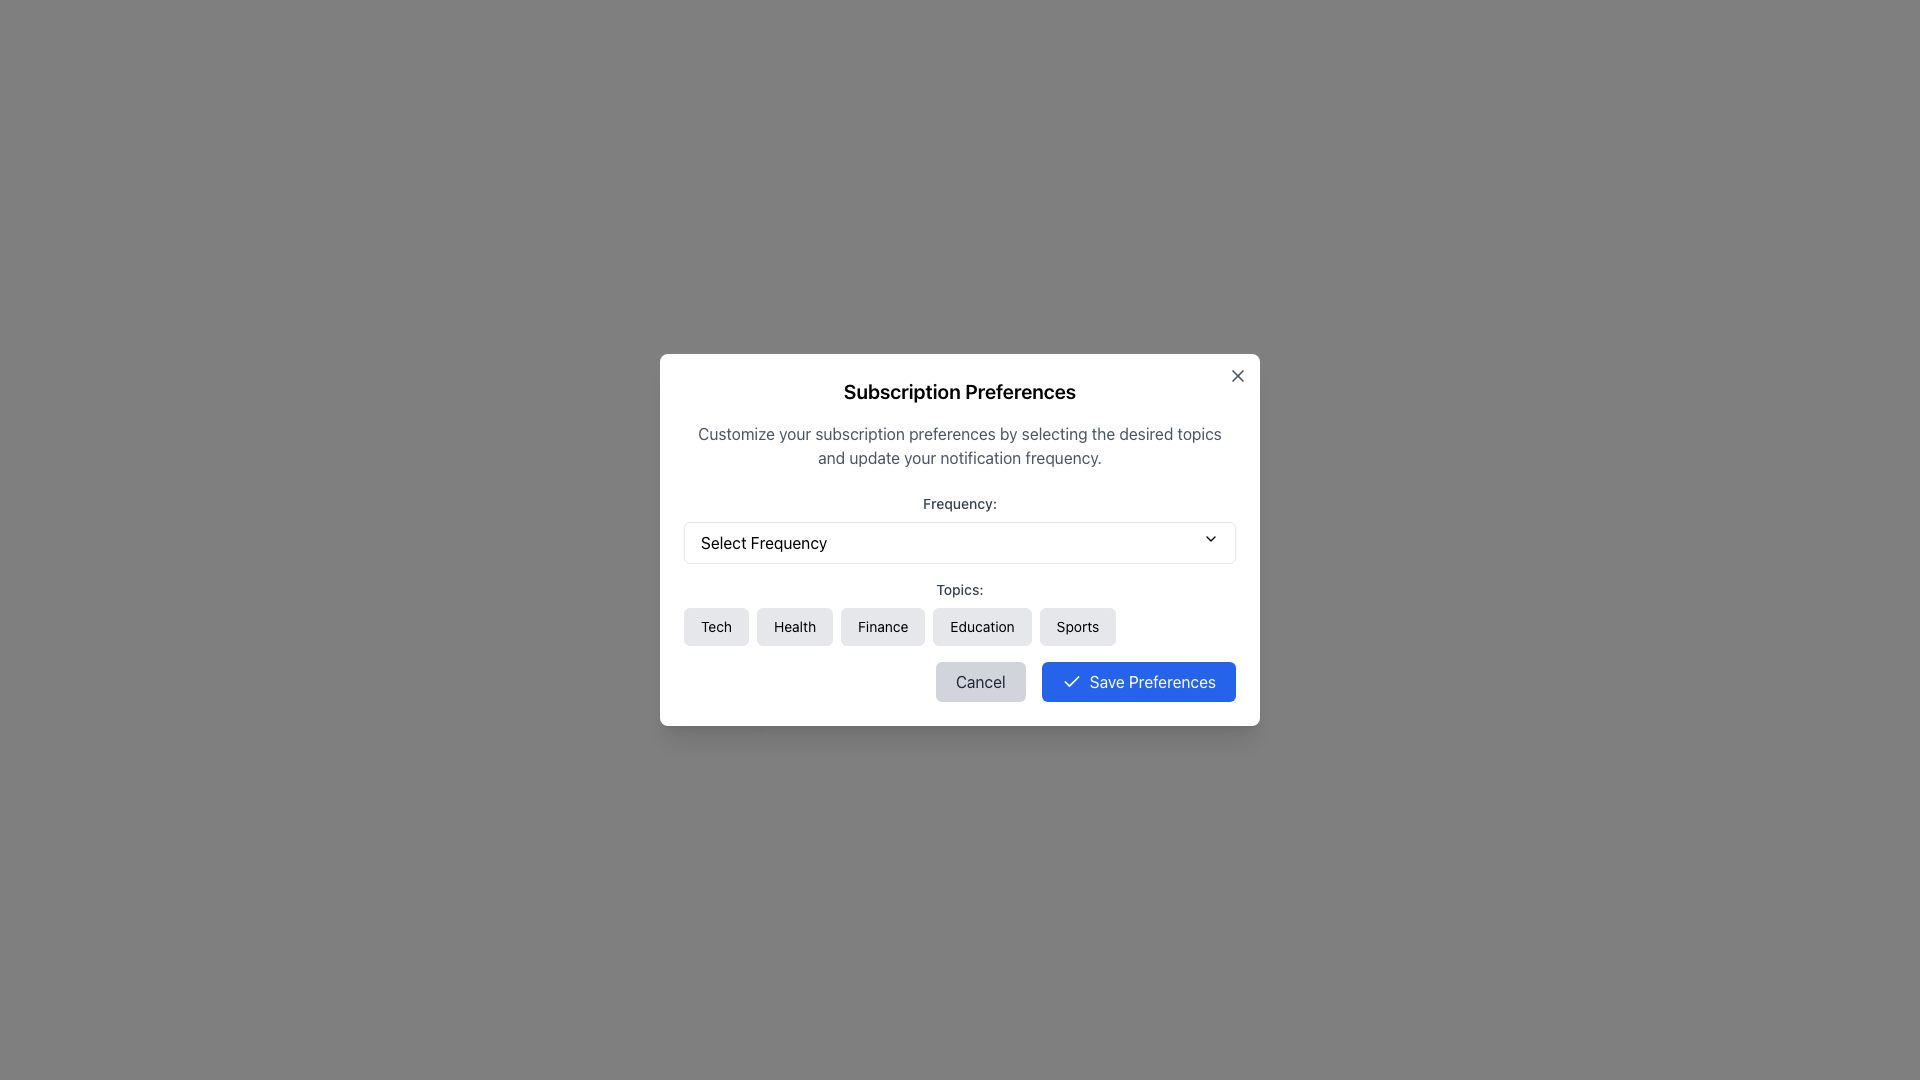 This screenshot has height=1080, width=1920. What do you see at coordinates (1070, 681) in the screenshot?
I see `the checkmark icon within the 'Save Preferences' button, which is styled with a white rounded stroke on a blue background, located at the bottom-right corner of the modal dialog box` at bounding box center [1070, 681].